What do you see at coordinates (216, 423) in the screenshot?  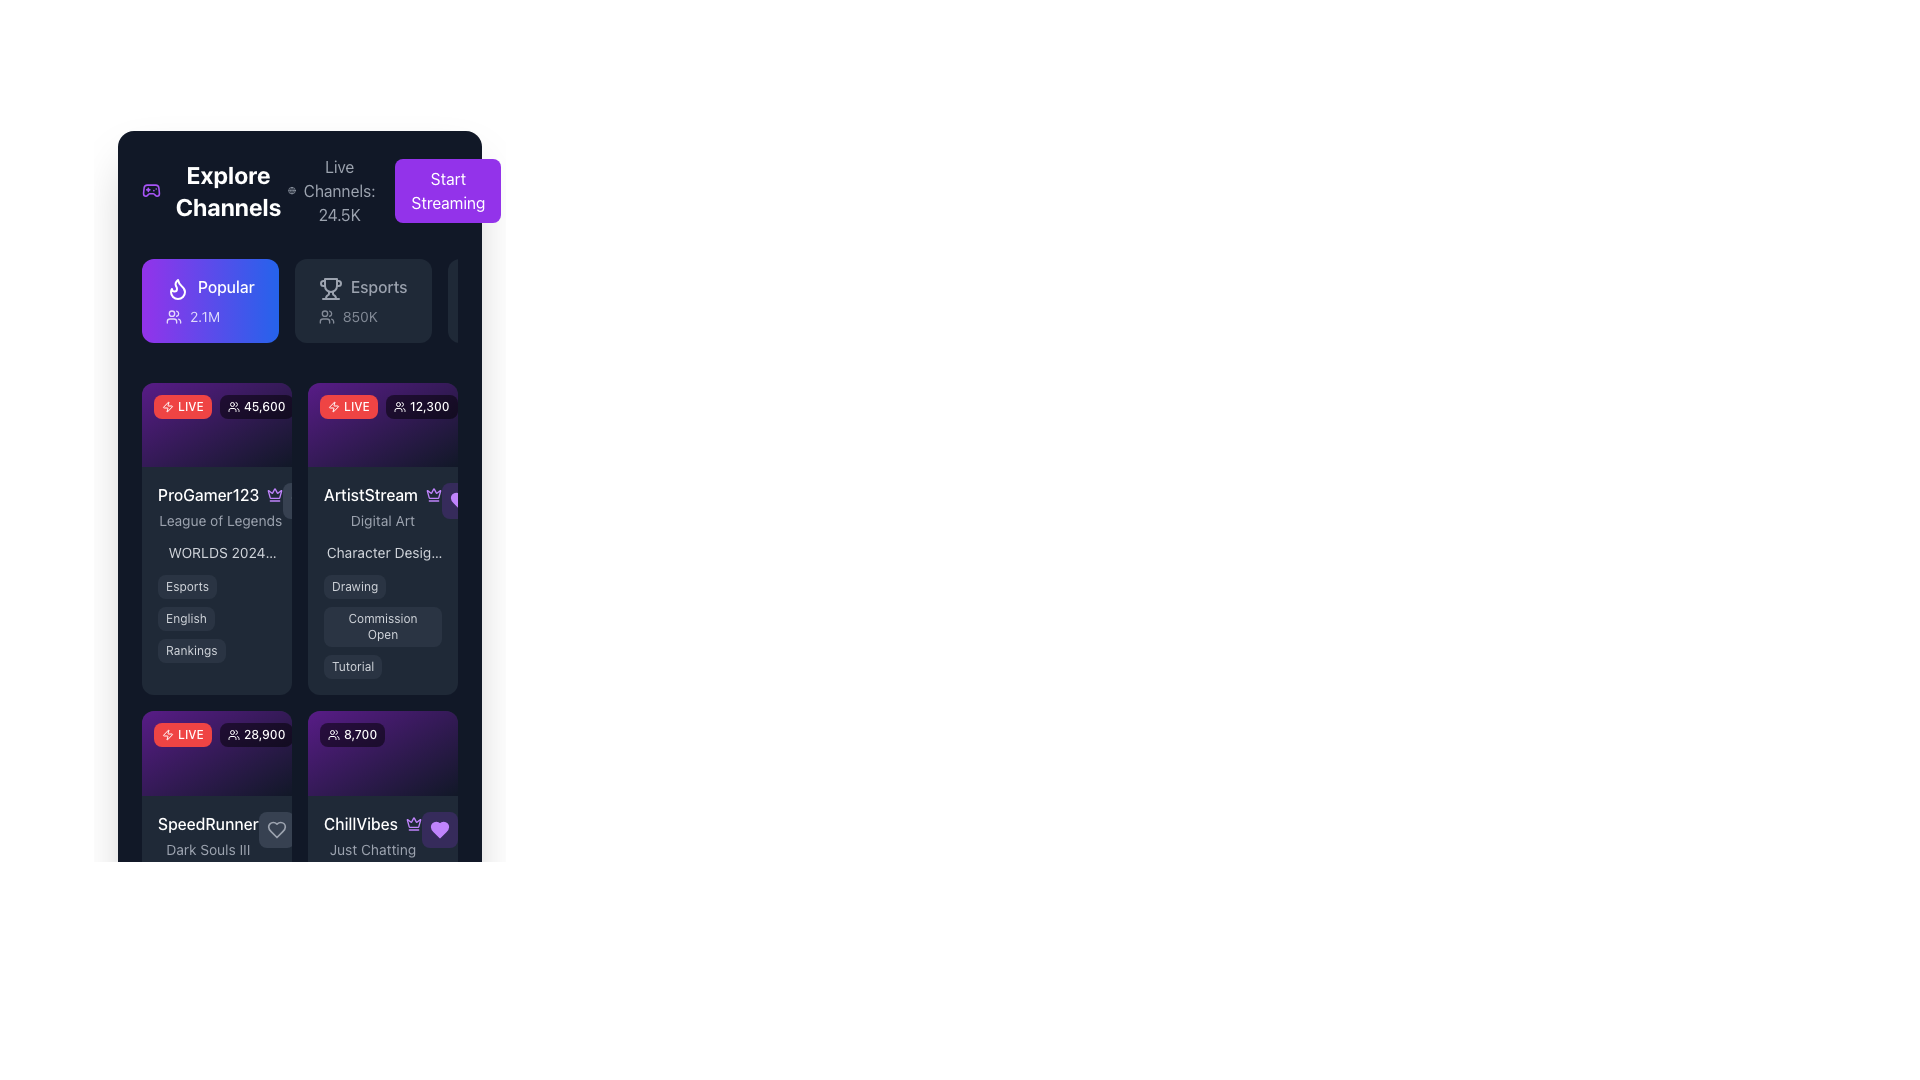 I see `displayed information from the informational tag showing the live status and viewer count, located at the top of the first card in the second row of the channel list` at bounding box center [216, 423].